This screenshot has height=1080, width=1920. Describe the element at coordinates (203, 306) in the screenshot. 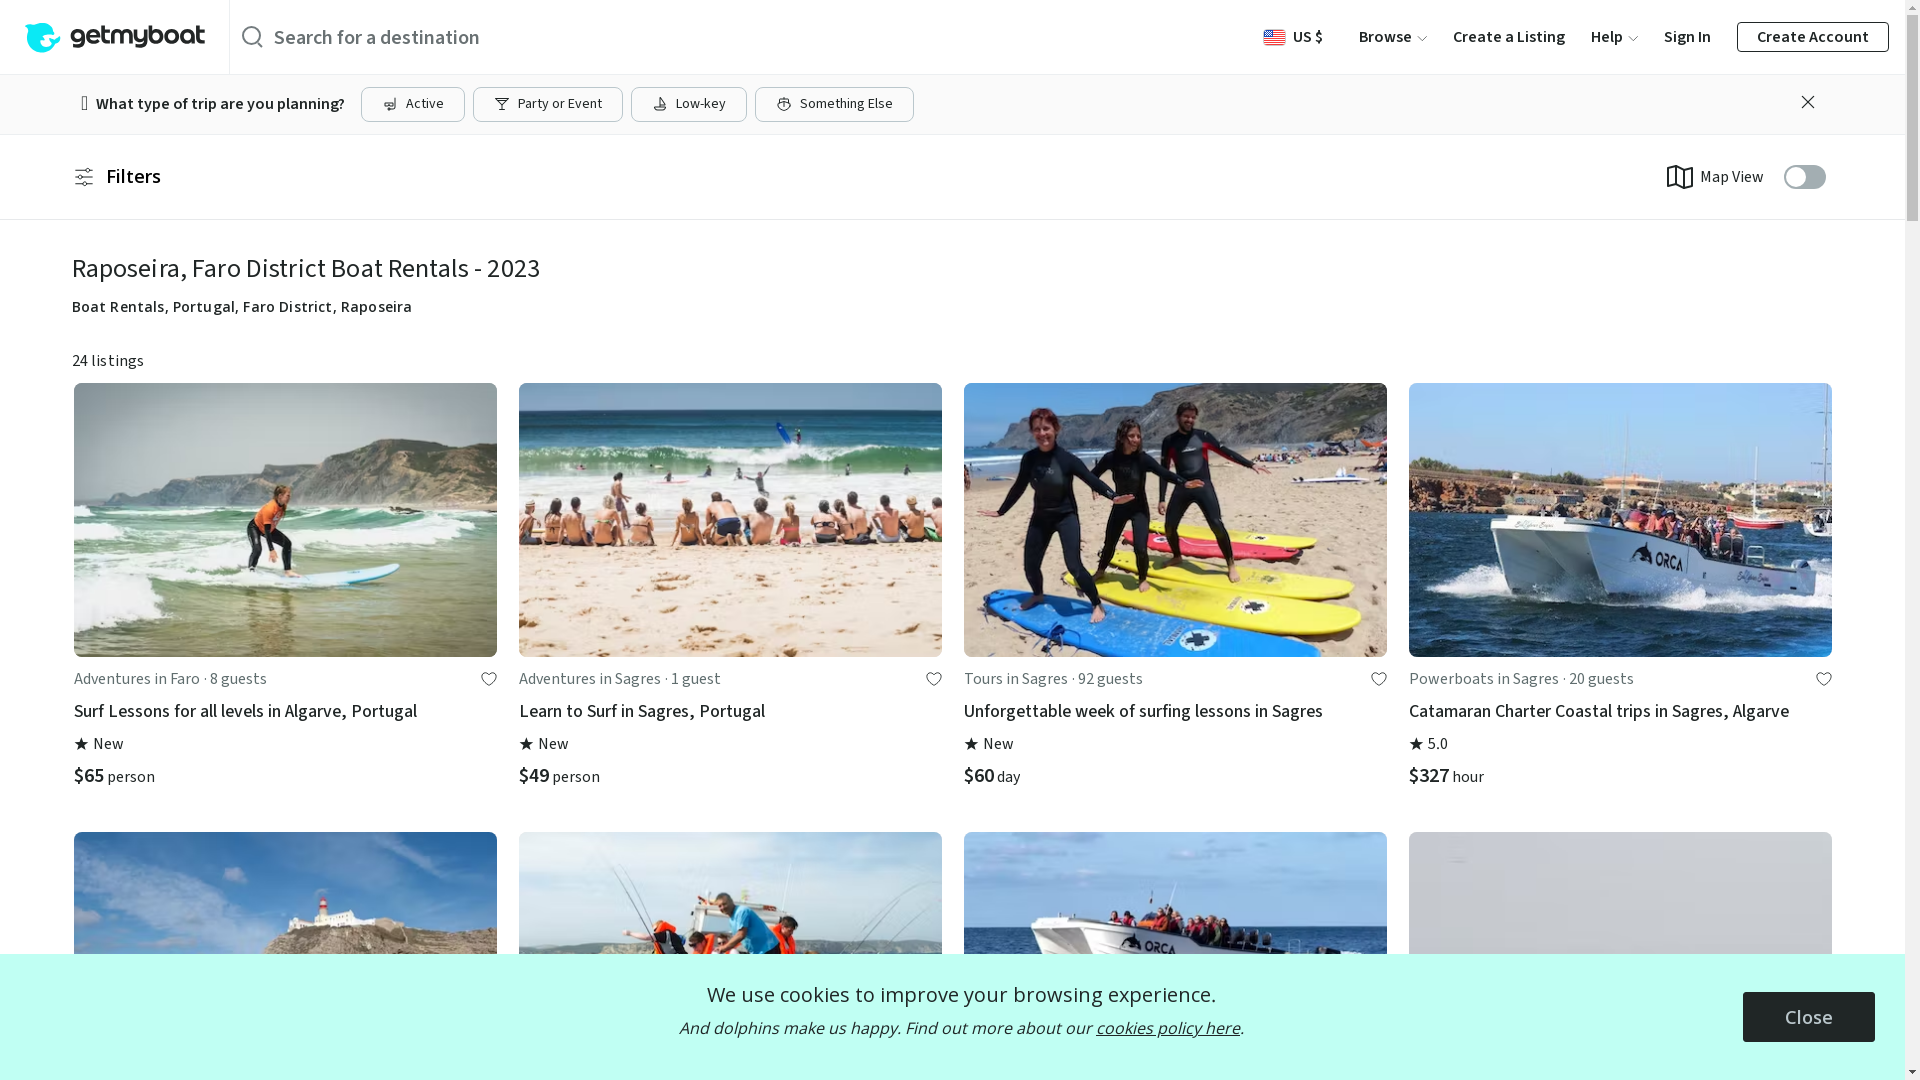

I see `'Portugal'` at that location.